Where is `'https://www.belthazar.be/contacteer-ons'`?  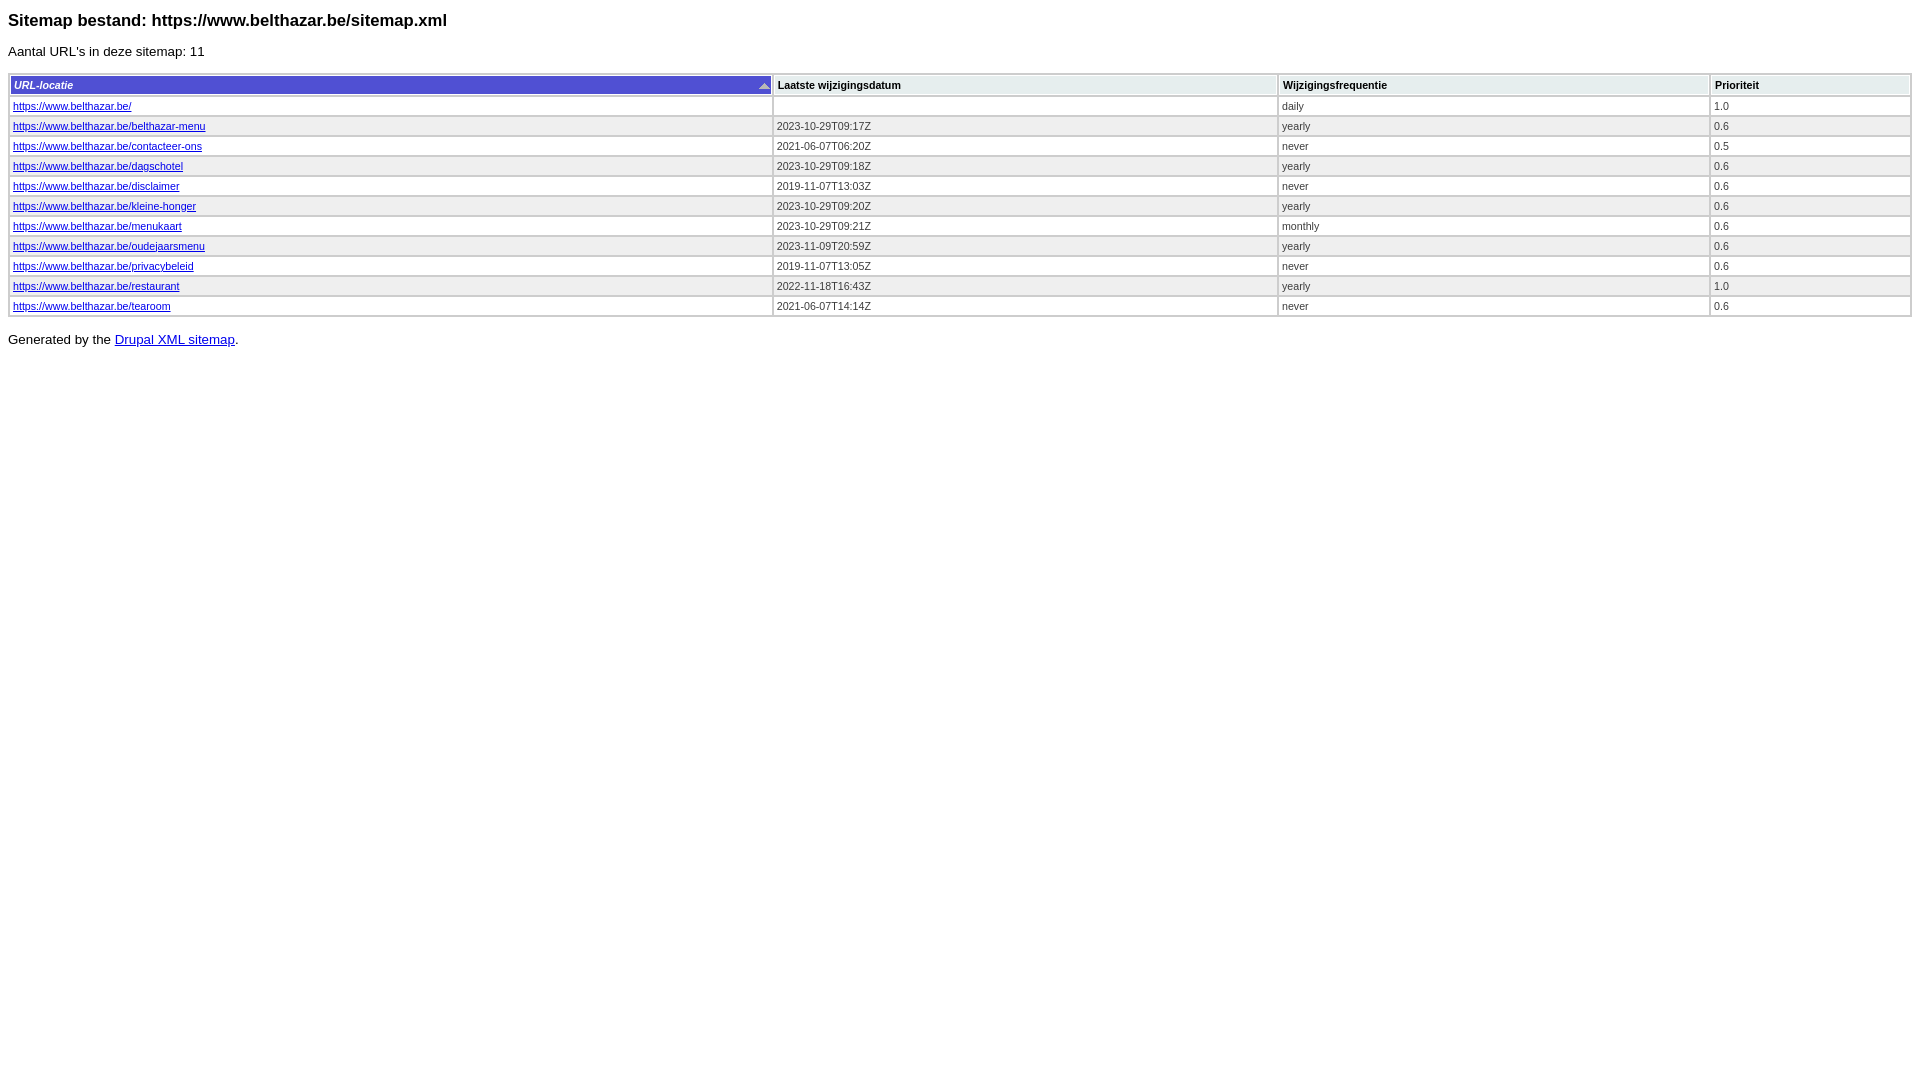
'https://www.belthazar.be/contacteer-ons' is located at coordinates (106, 145).